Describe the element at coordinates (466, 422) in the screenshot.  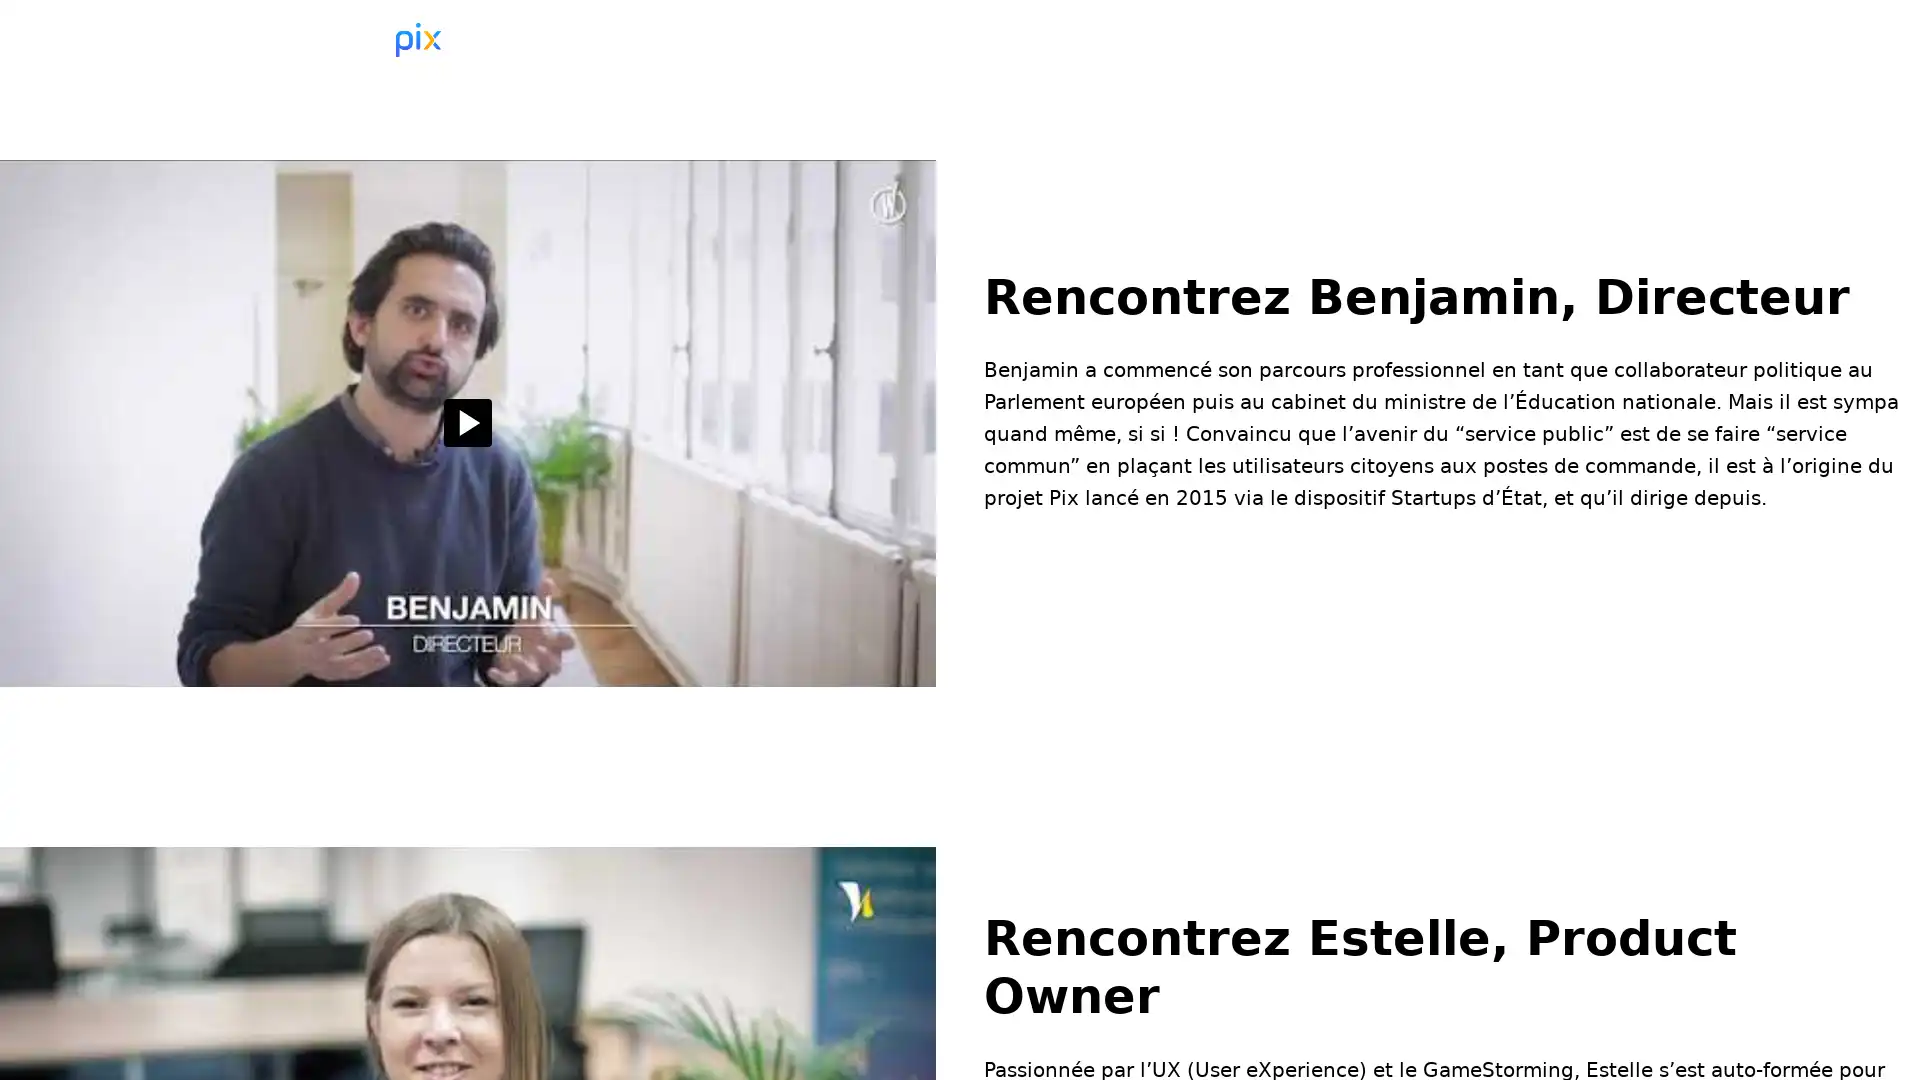
I see `Play` at that location.